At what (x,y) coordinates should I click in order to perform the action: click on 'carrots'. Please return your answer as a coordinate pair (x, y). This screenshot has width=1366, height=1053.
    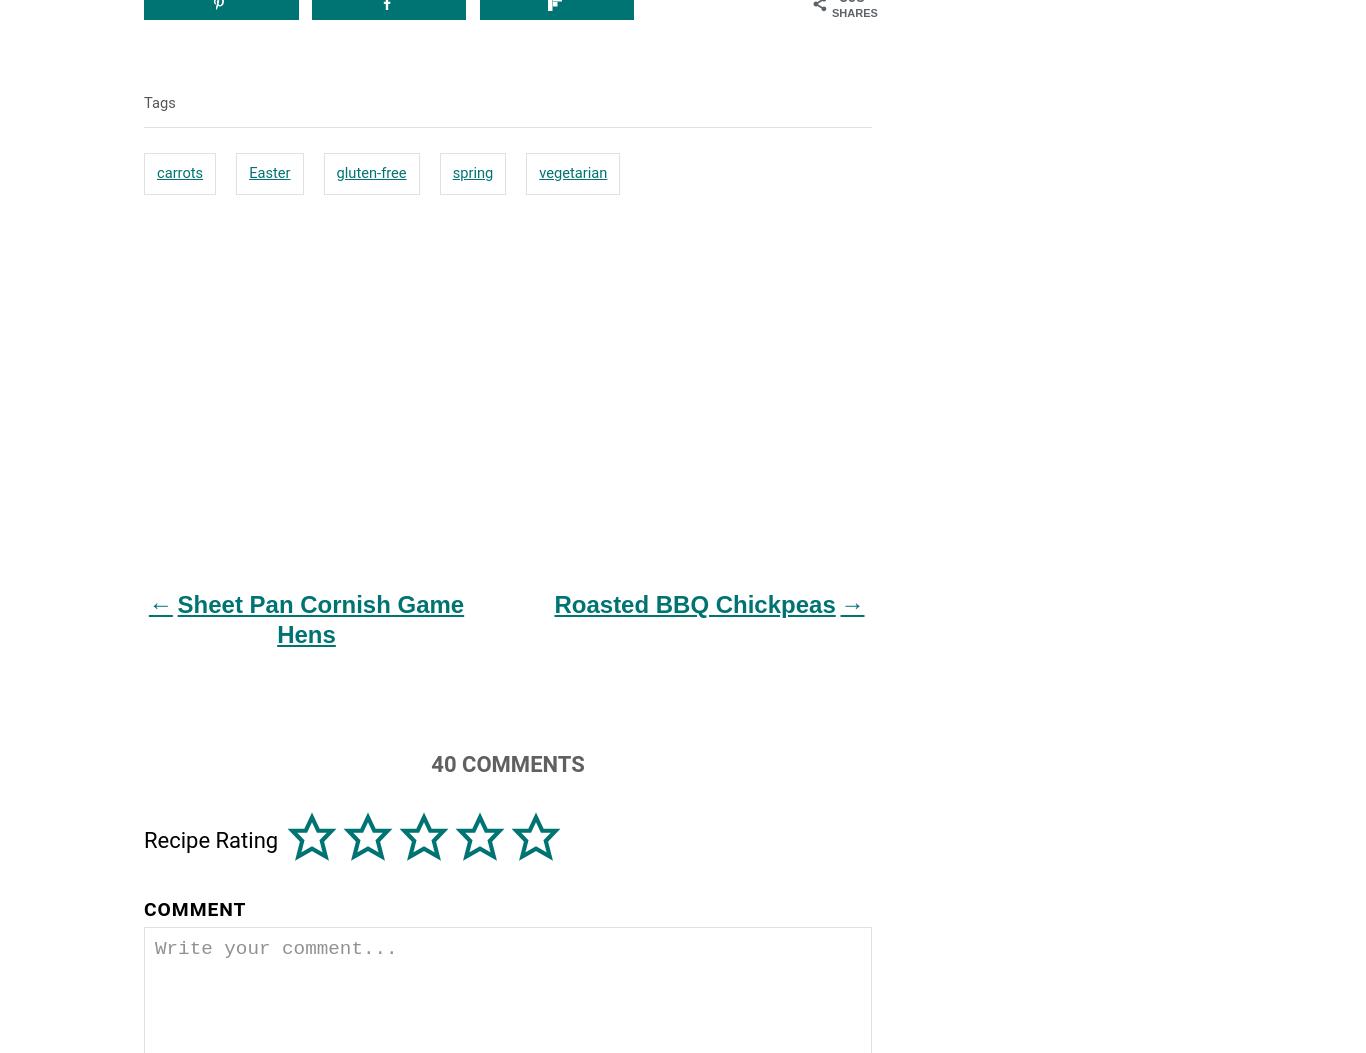
    Looking at the image, I should click on (179, 170).